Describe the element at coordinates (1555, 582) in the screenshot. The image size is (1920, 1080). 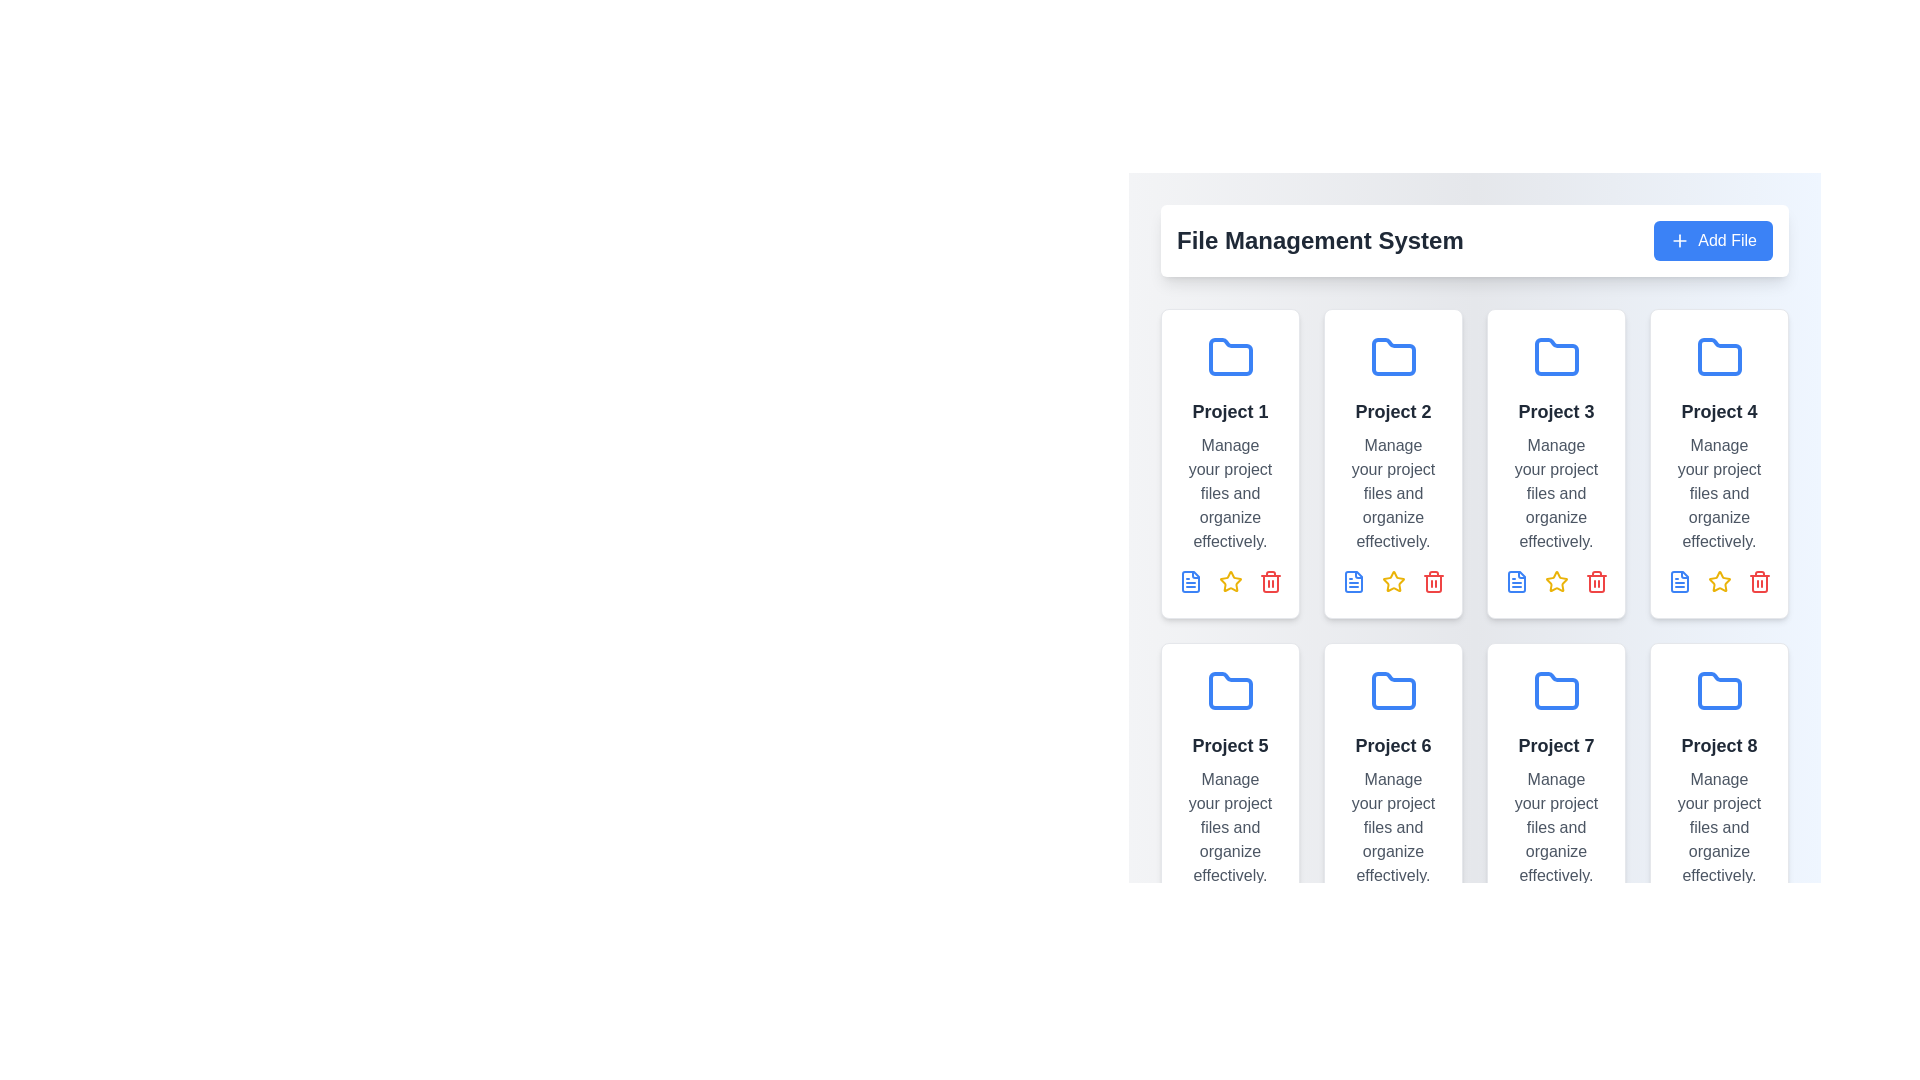
I see `the 'Favorite' icon button located within the 'Project 3' card` at that location.